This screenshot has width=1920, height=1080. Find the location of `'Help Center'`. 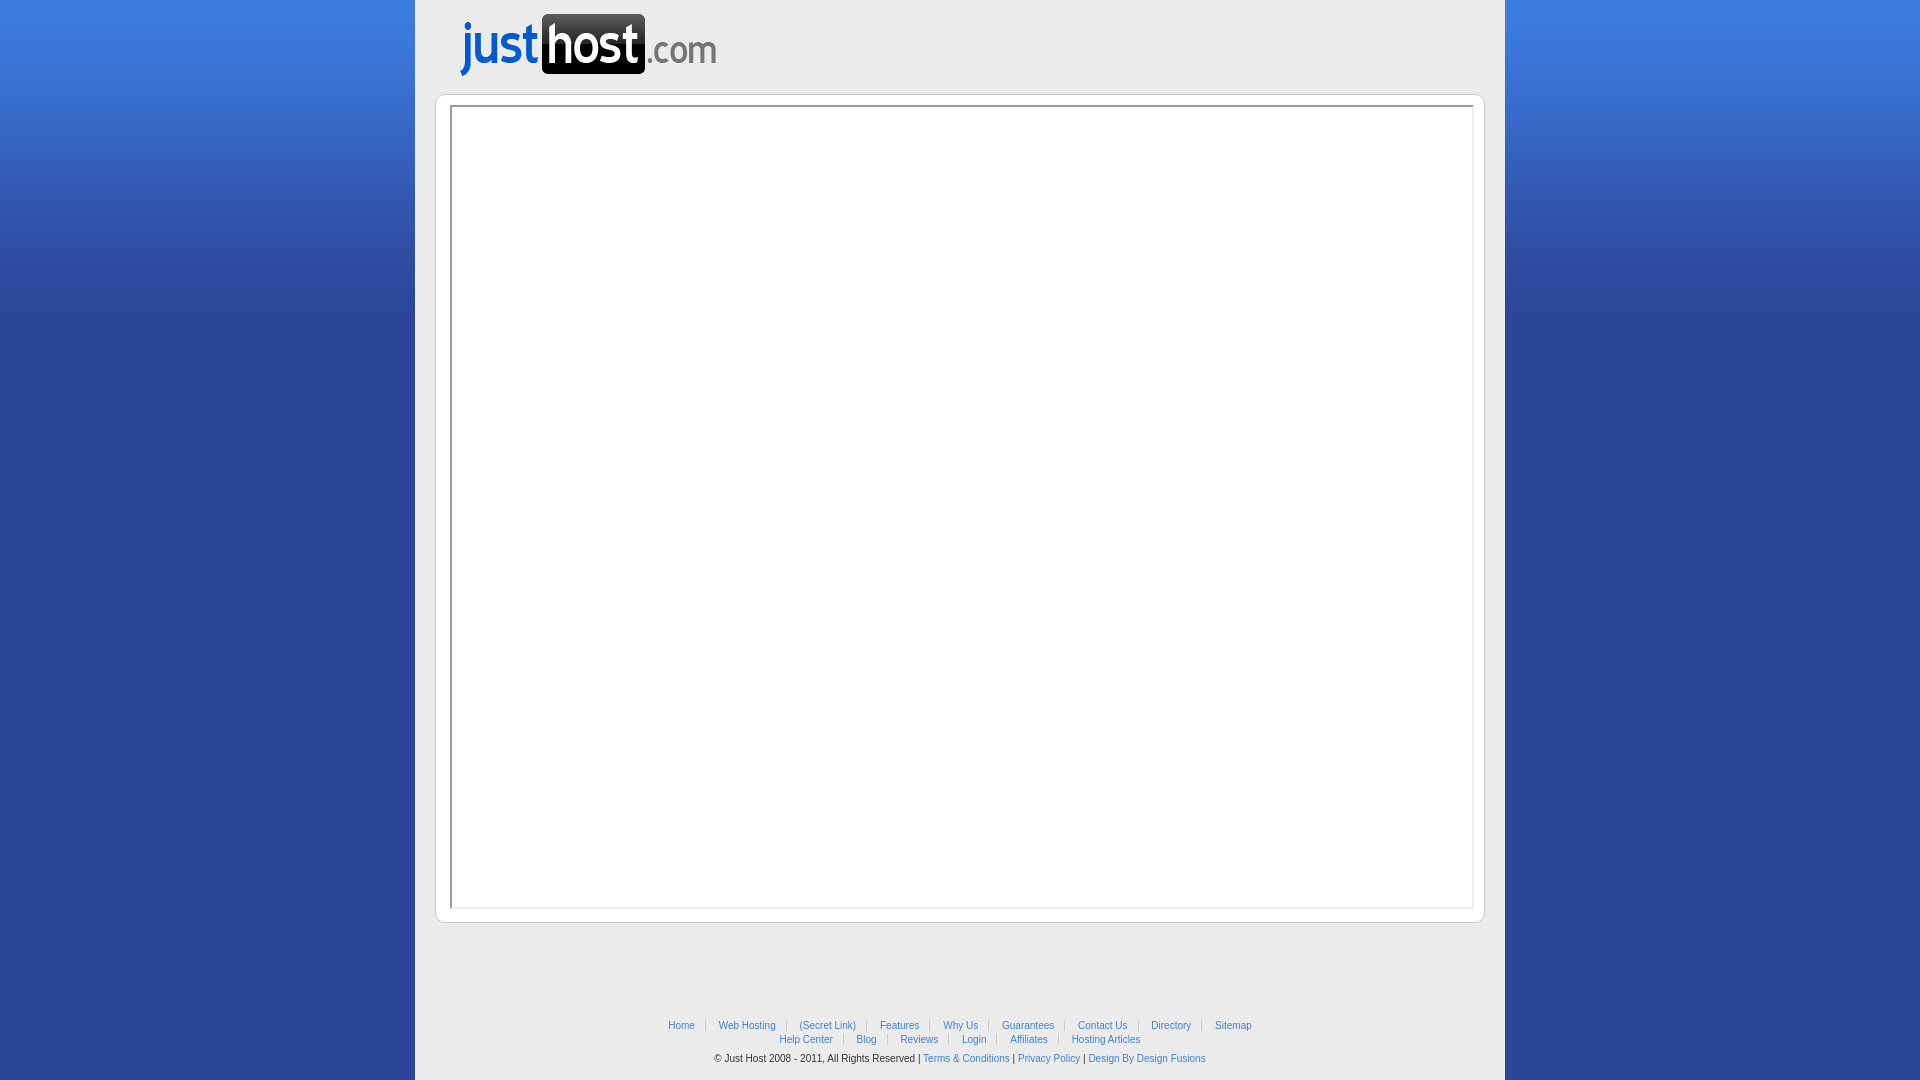

'Help Center' is located at coordinates (777, 1038).